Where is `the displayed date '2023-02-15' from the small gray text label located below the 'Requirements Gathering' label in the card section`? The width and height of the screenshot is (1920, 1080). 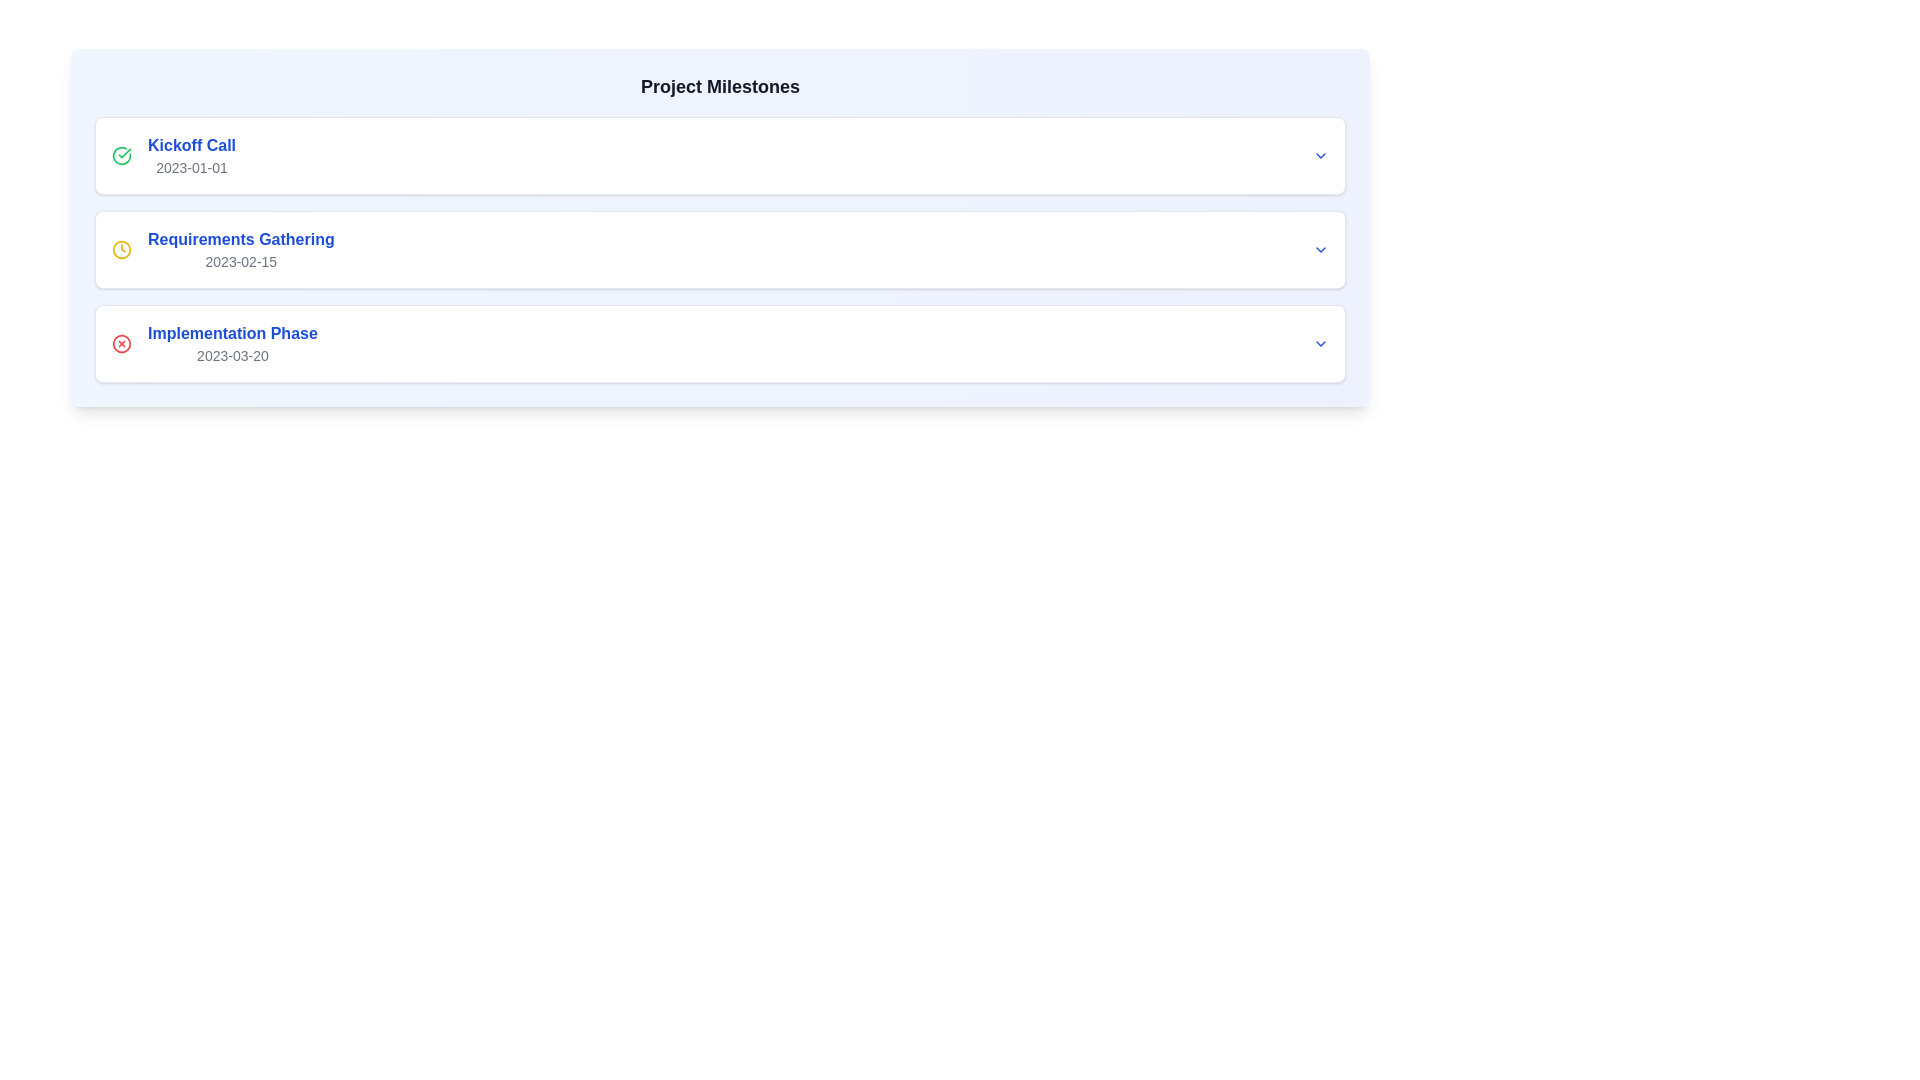
the displayed date '2023-02-15' from the small gray text label located below the 'Requirements Gathering' label in the card section is located at coordinates (240, 261).